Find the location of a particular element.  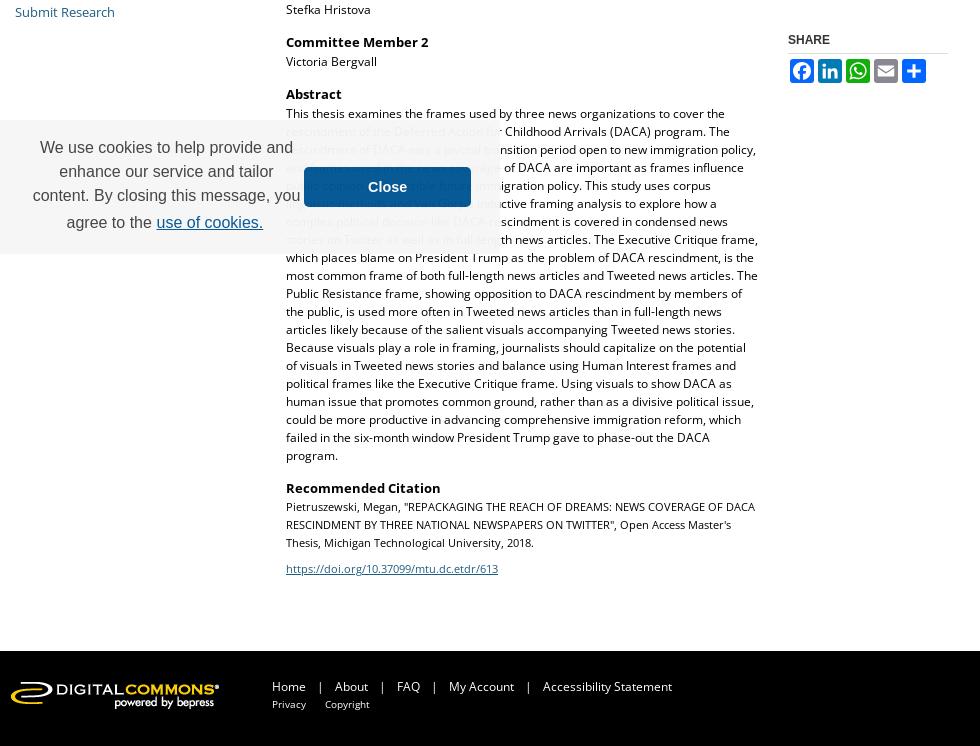

'Accessibility Statement' is located at coordinates (543, 686).